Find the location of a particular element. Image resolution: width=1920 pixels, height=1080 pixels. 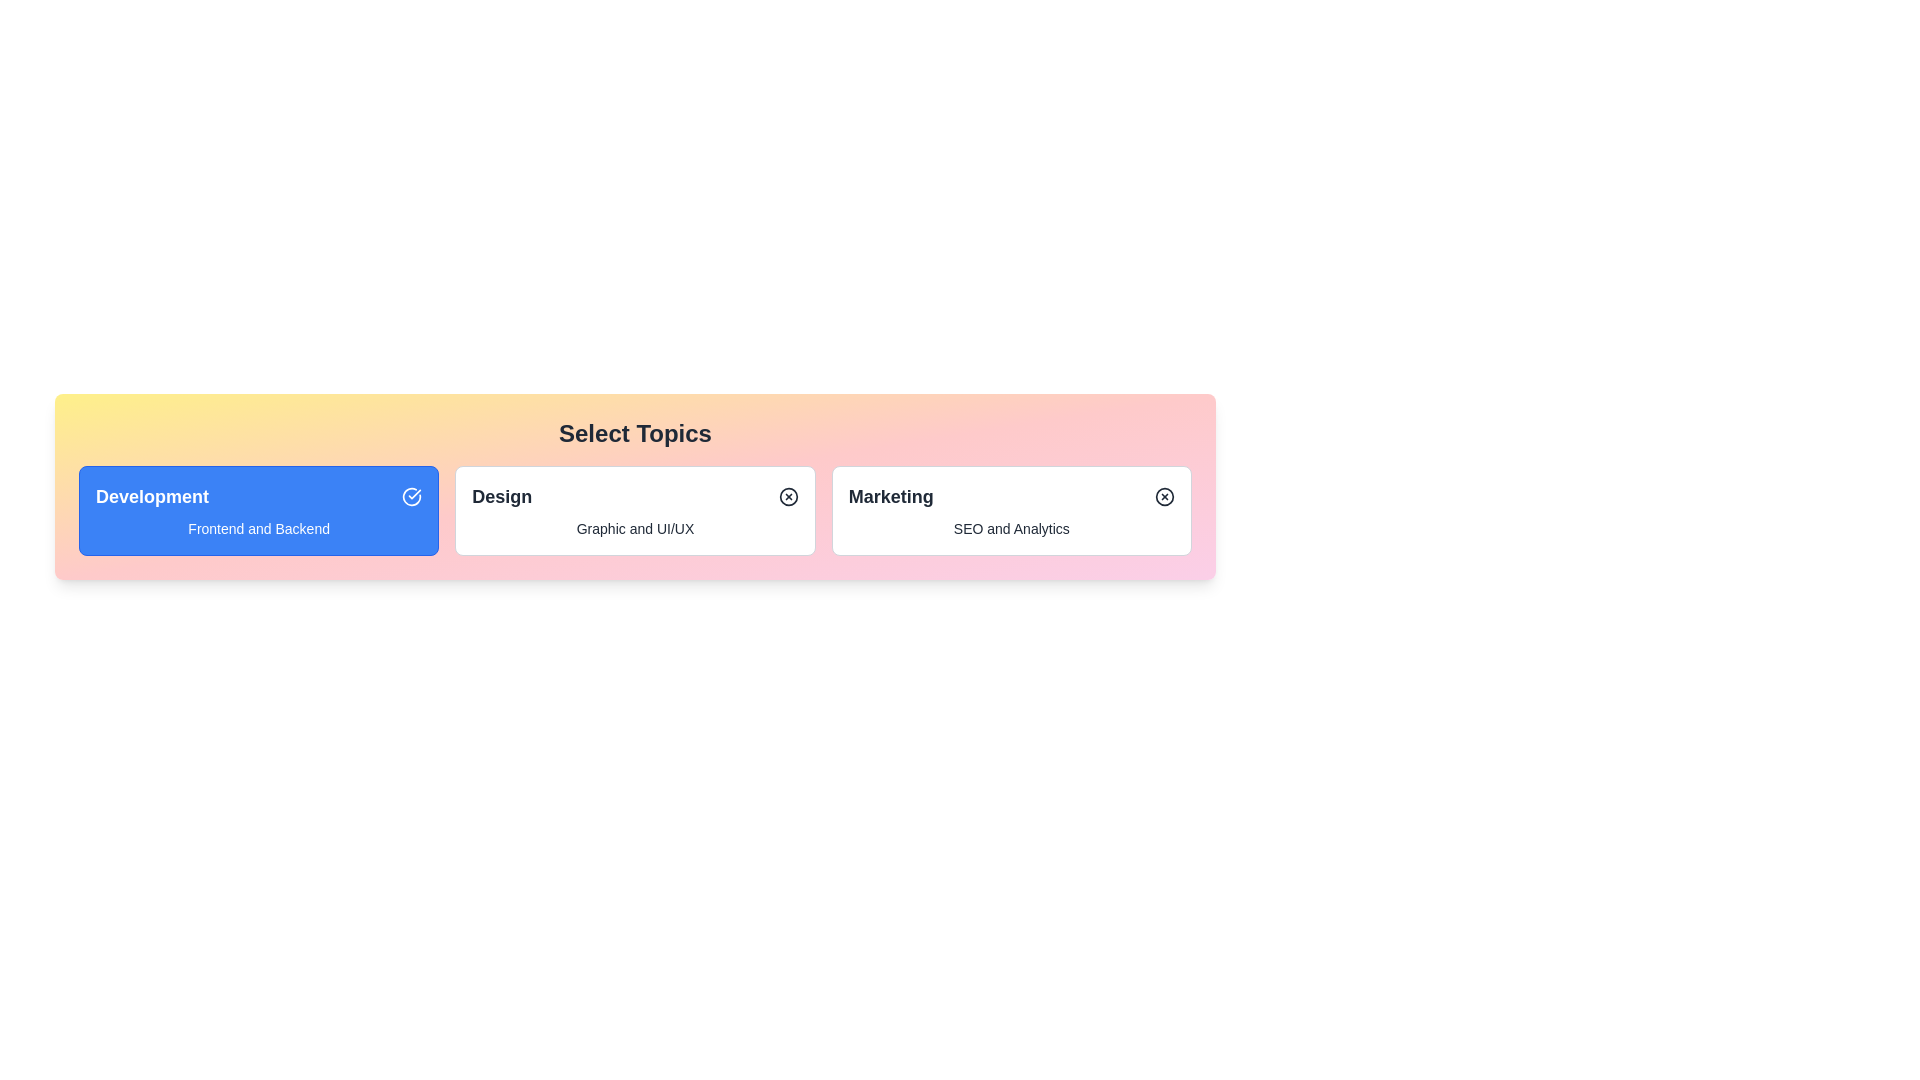

the chip labeled Development to observe its hover effects is located at coordinates (258, 509).